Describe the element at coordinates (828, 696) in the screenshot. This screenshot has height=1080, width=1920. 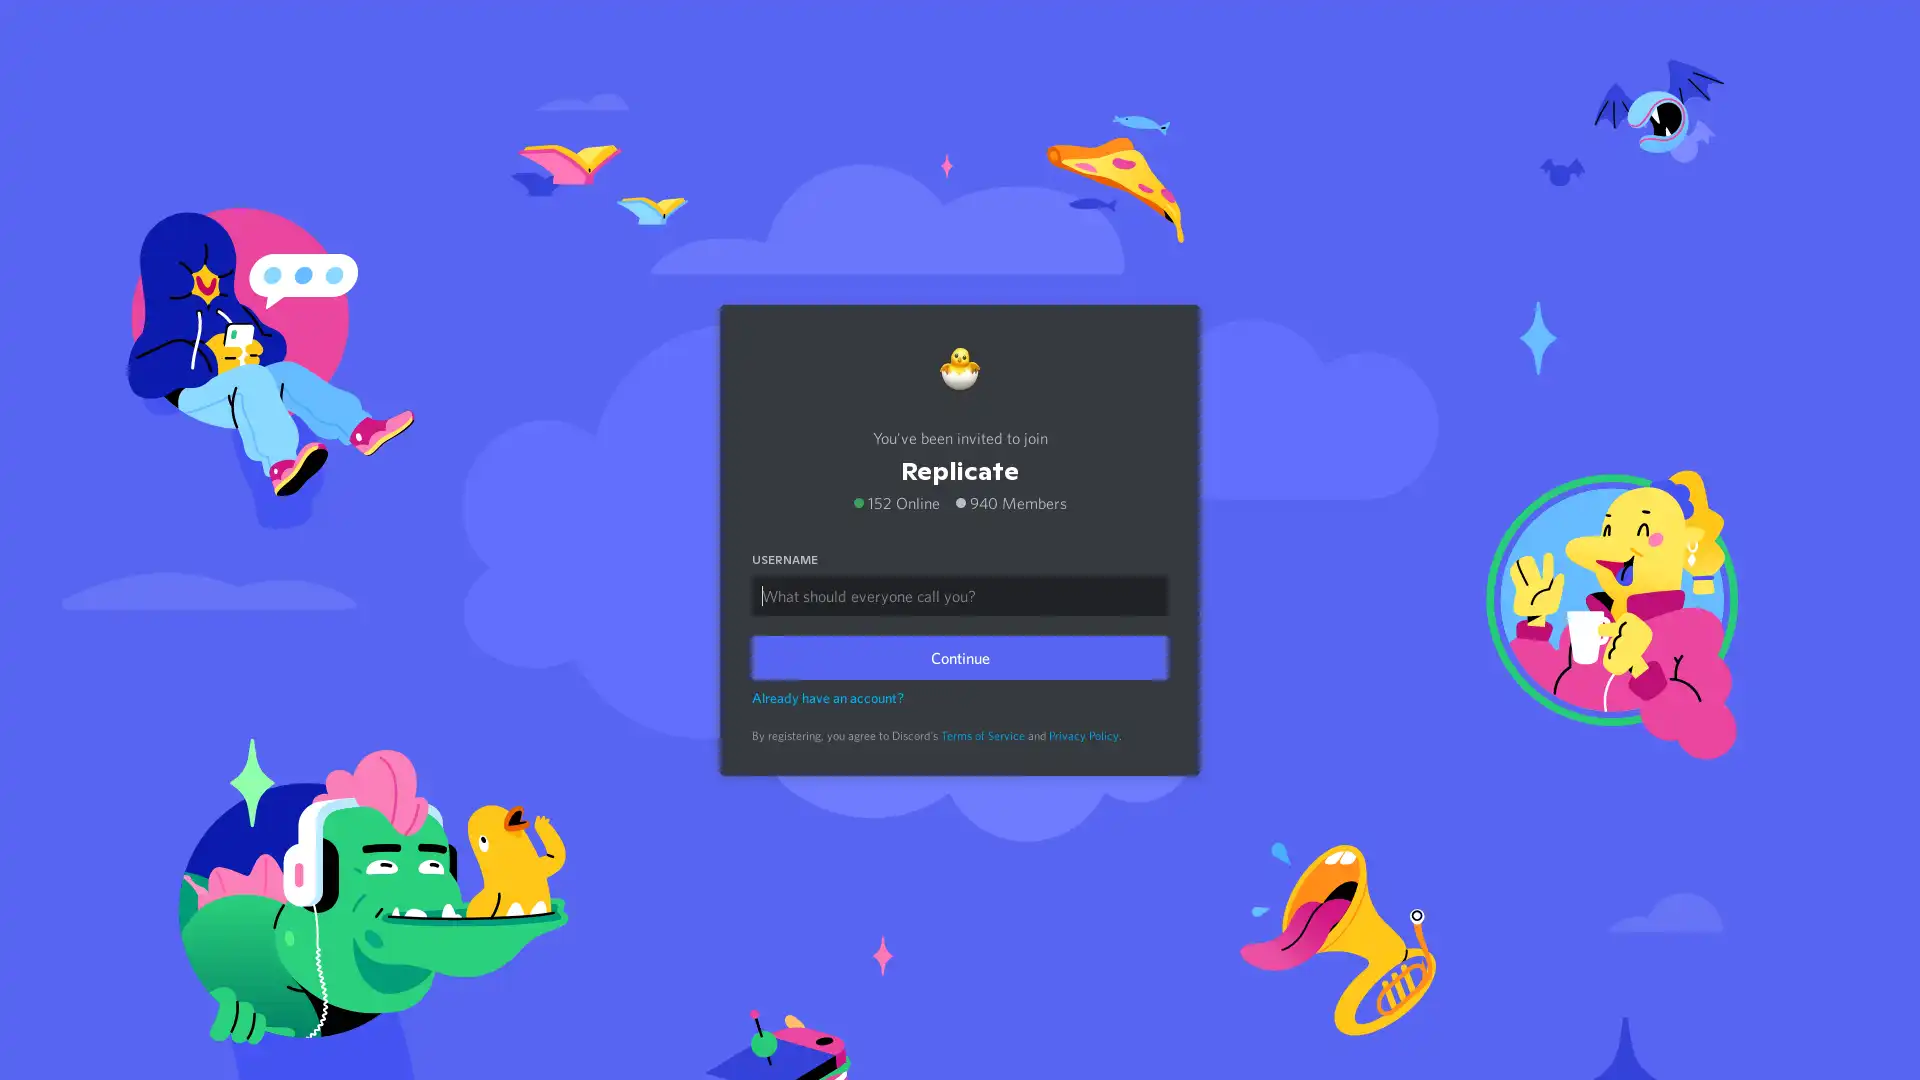
I see `Already have an account?` at that location.